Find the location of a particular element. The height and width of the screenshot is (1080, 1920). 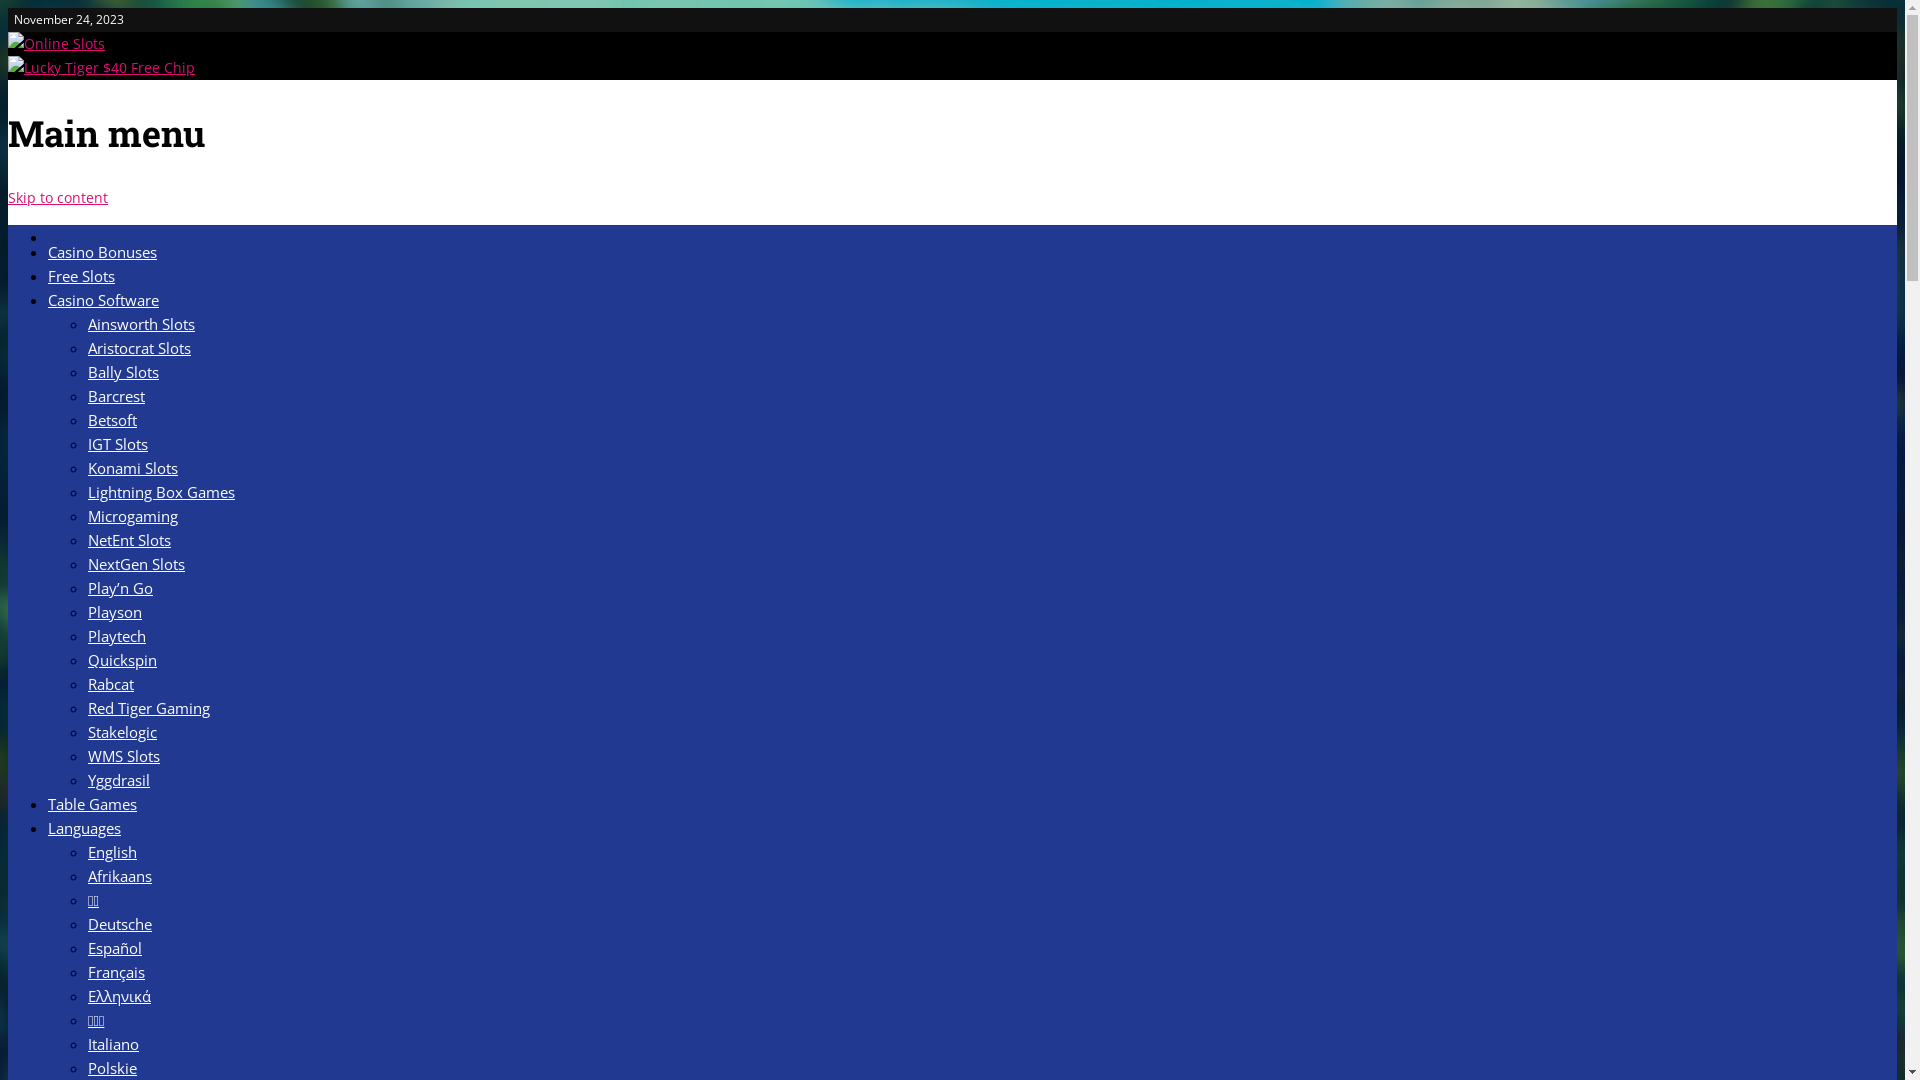

'Free Slots' is located at coordinates (48, 276).